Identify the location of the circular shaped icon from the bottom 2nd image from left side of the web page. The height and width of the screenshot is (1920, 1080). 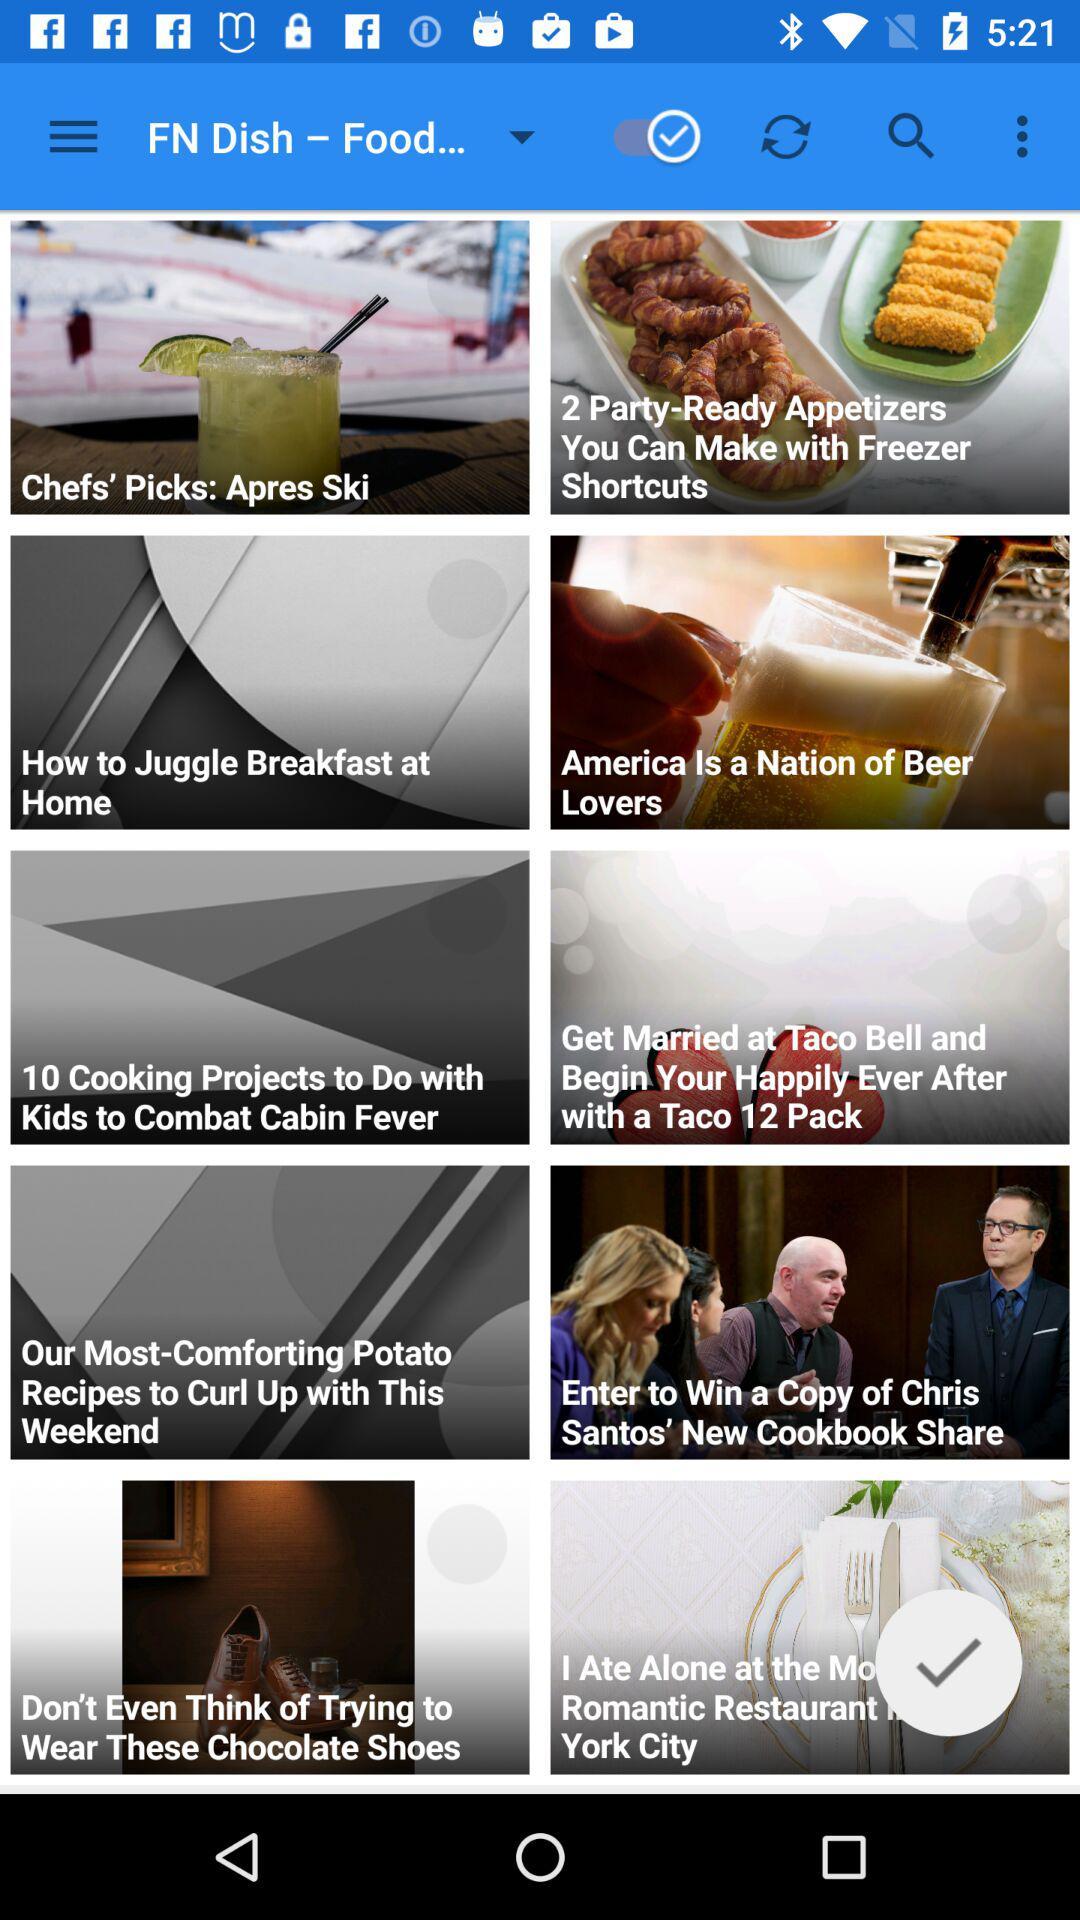
(466, 1227).